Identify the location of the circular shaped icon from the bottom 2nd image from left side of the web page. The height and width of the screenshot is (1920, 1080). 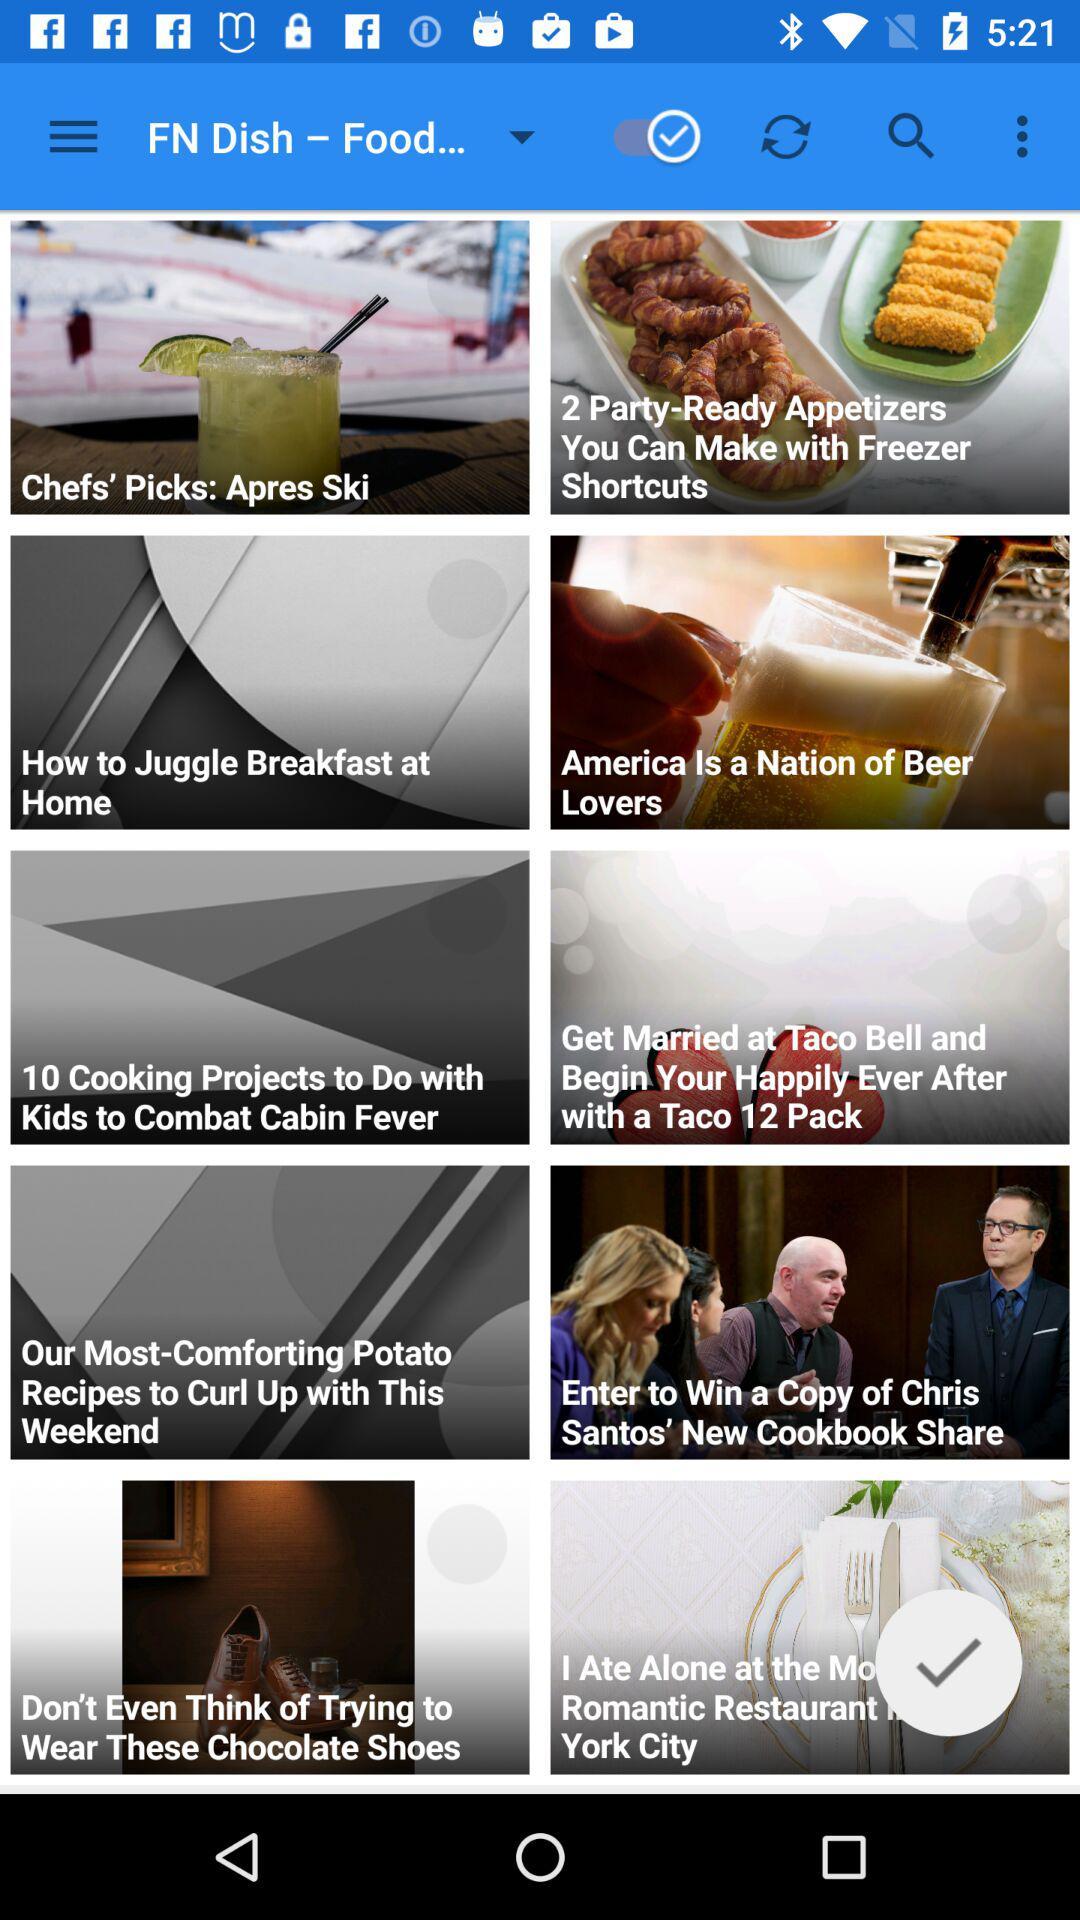
(466, 1227).